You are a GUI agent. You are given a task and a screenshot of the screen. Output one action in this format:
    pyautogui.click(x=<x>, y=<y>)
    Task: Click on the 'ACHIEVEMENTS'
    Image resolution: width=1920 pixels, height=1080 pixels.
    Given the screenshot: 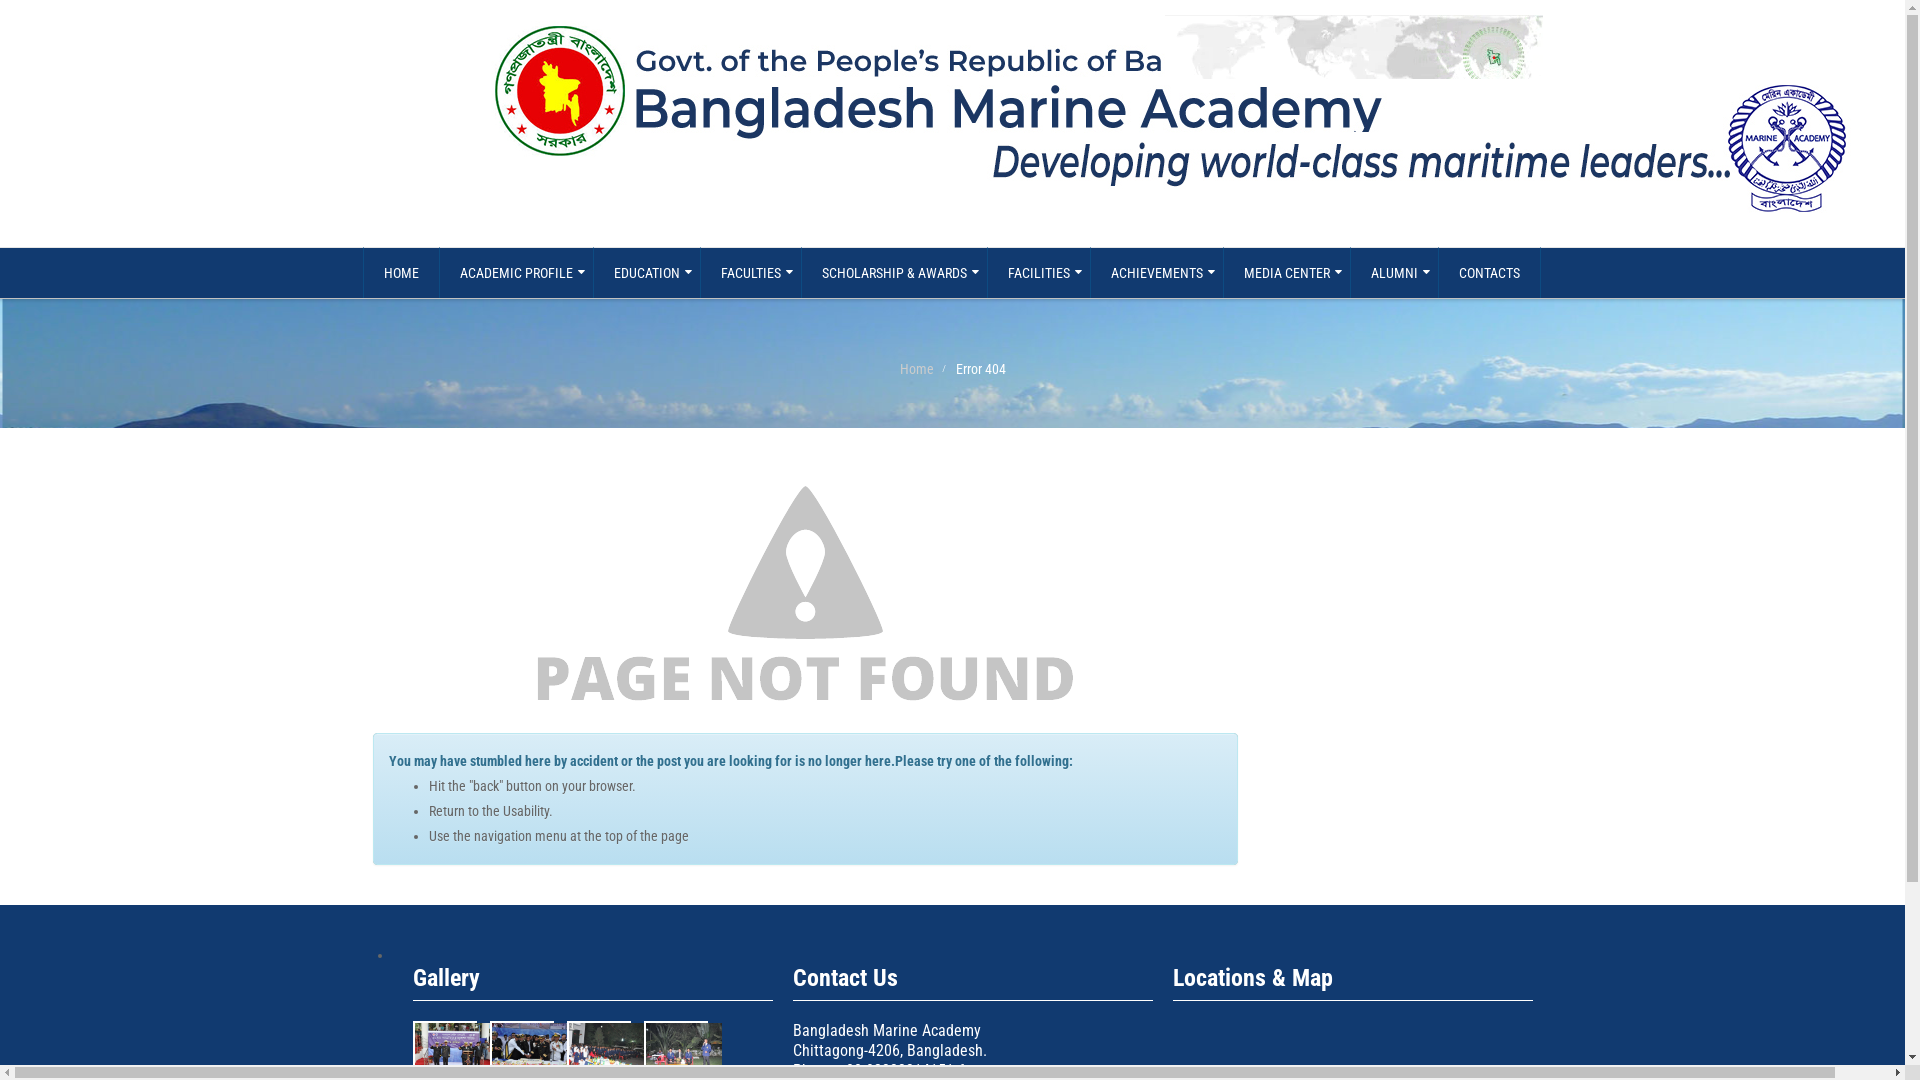 What is the action you would take?
    pyautogui.click(x=1088, y=273)
    